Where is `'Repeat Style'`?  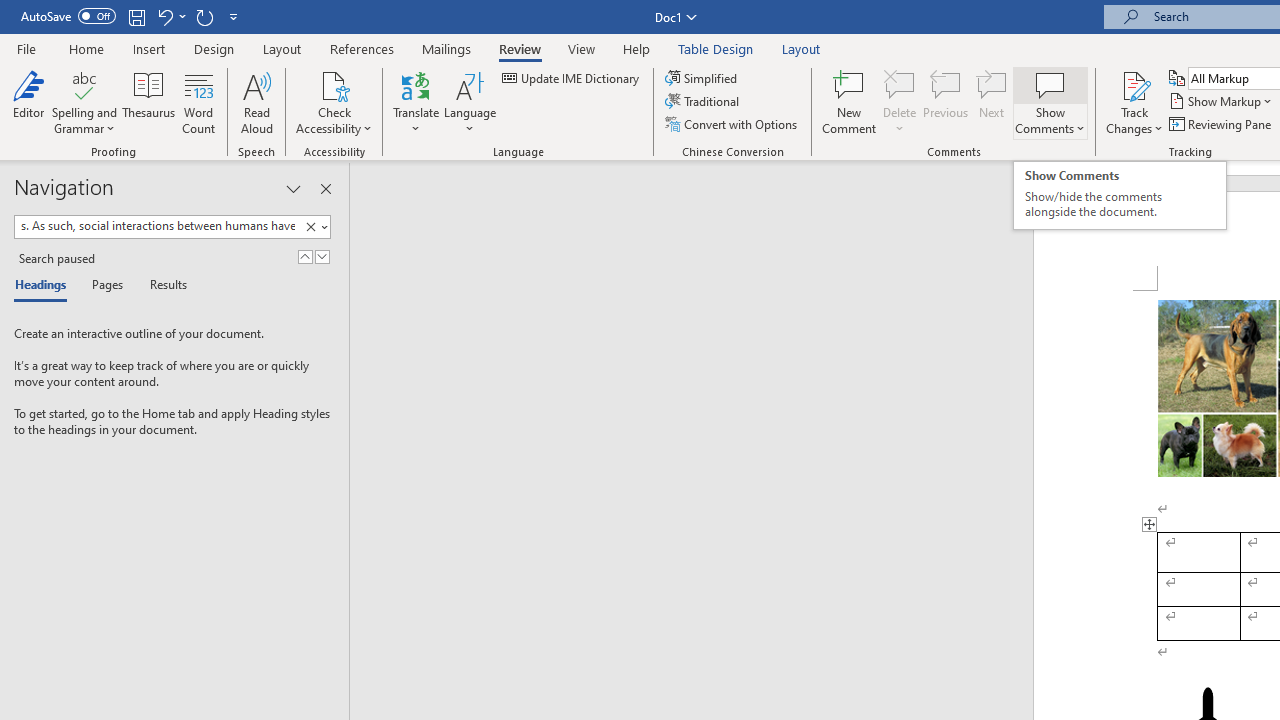
'Repeat Style' is located at coordinates (204, 16).